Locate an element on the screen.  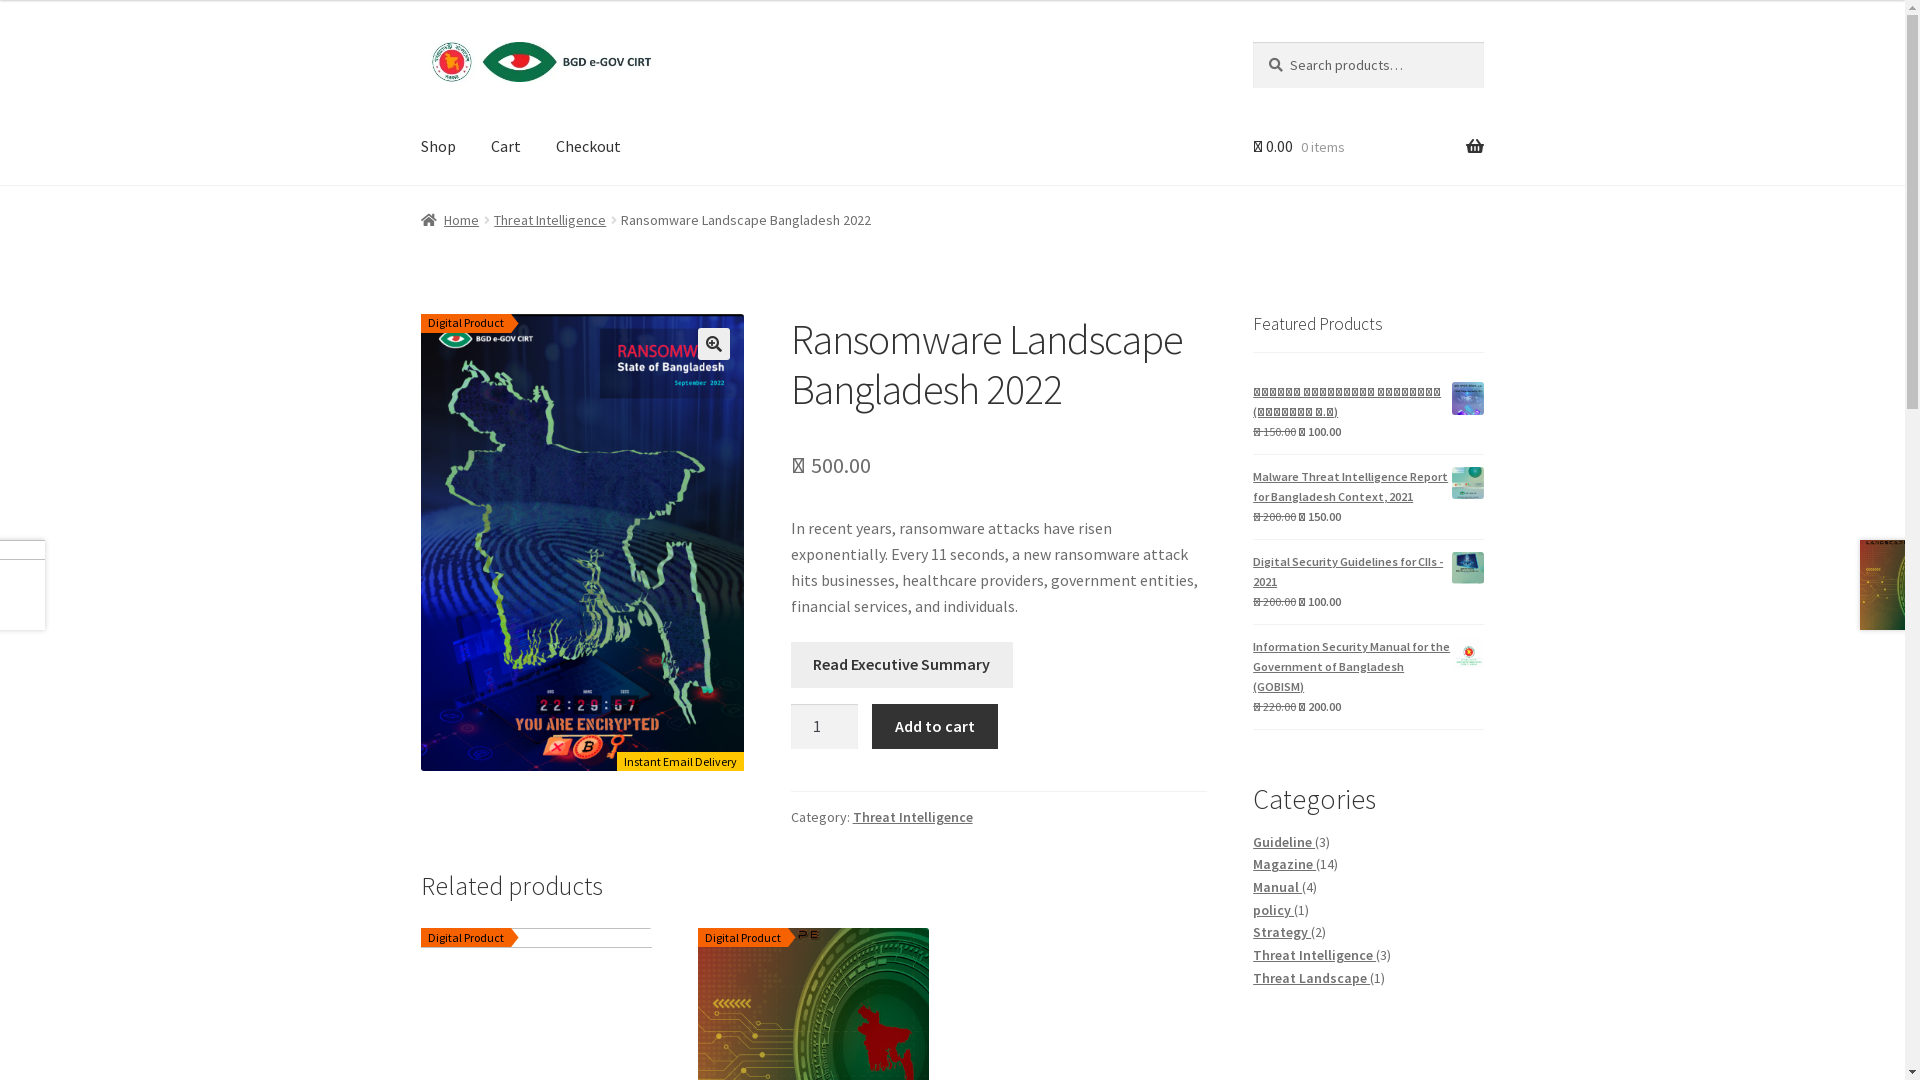
'Cart' is located at coordinates (505, 145).